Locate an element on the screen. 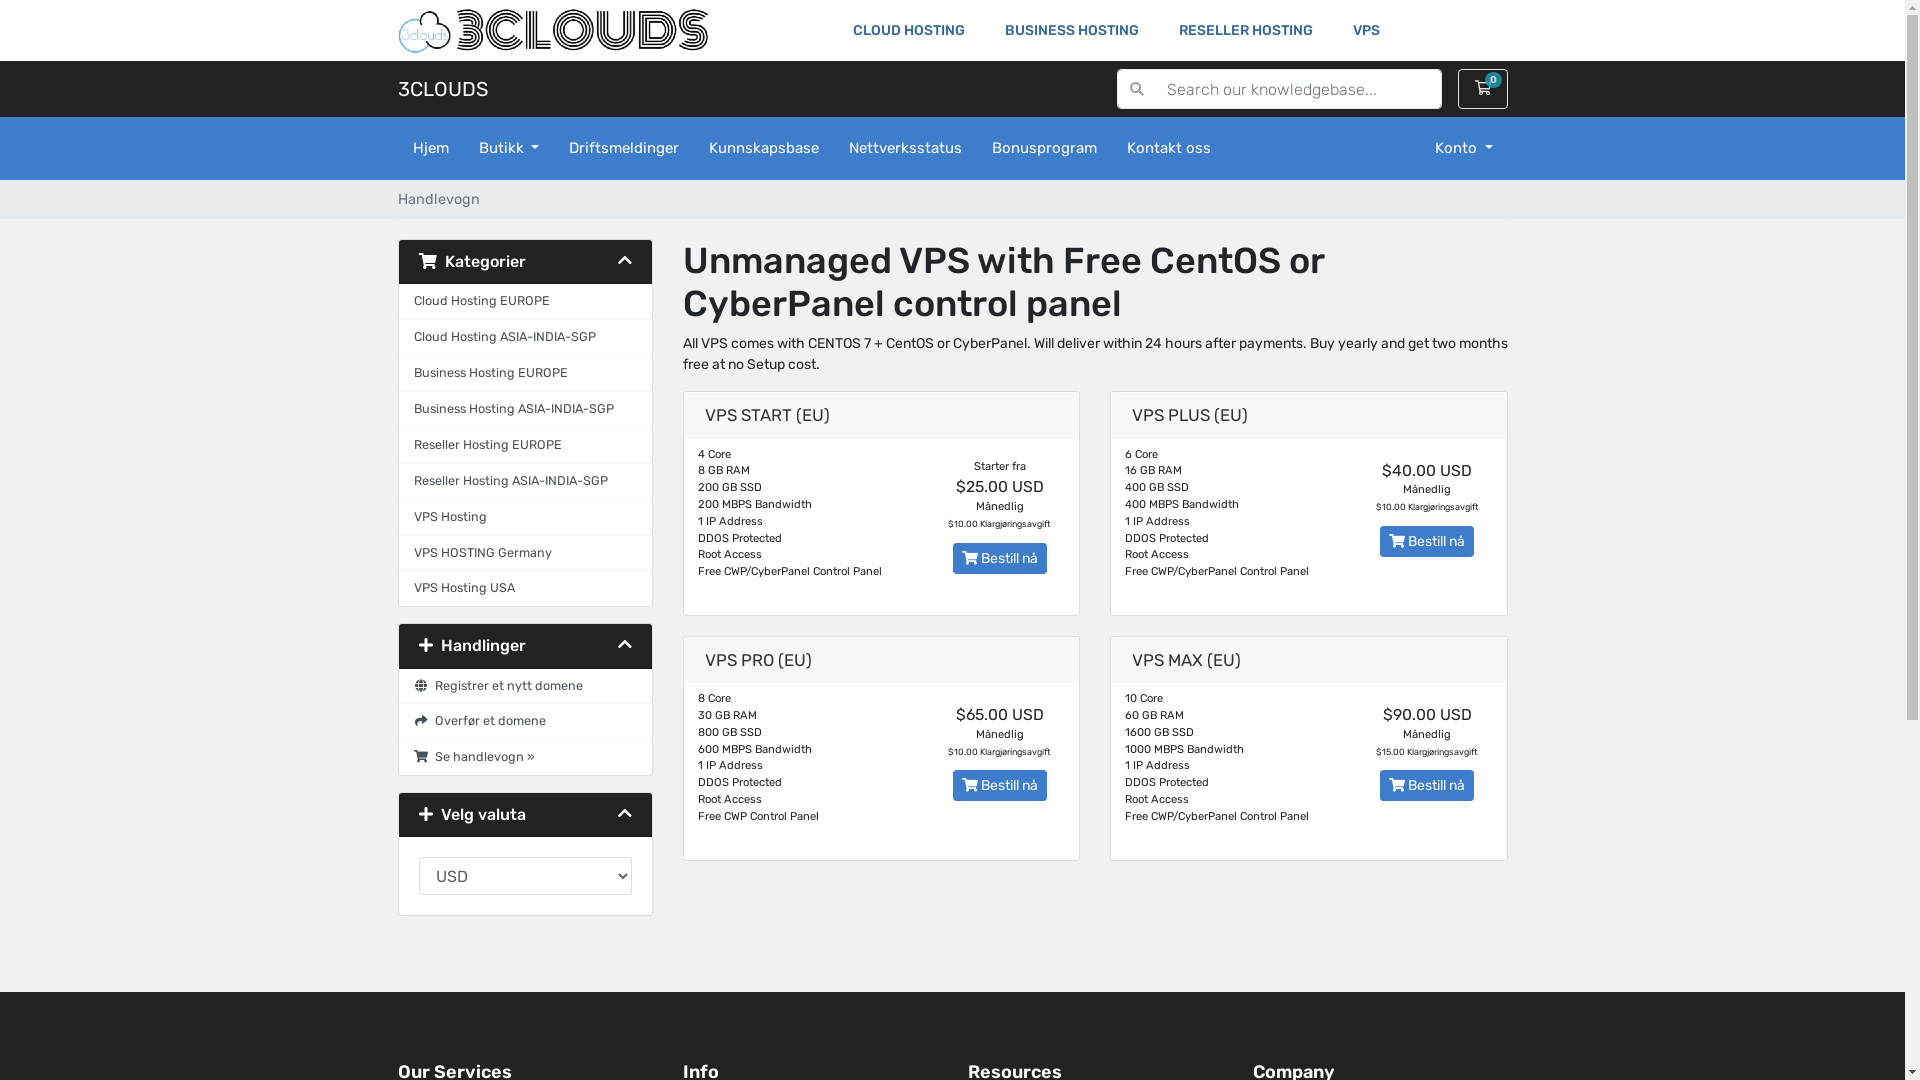 The image size is (1920, 1080). 'Nettverksstatus' is located at coordinates (904, 147).